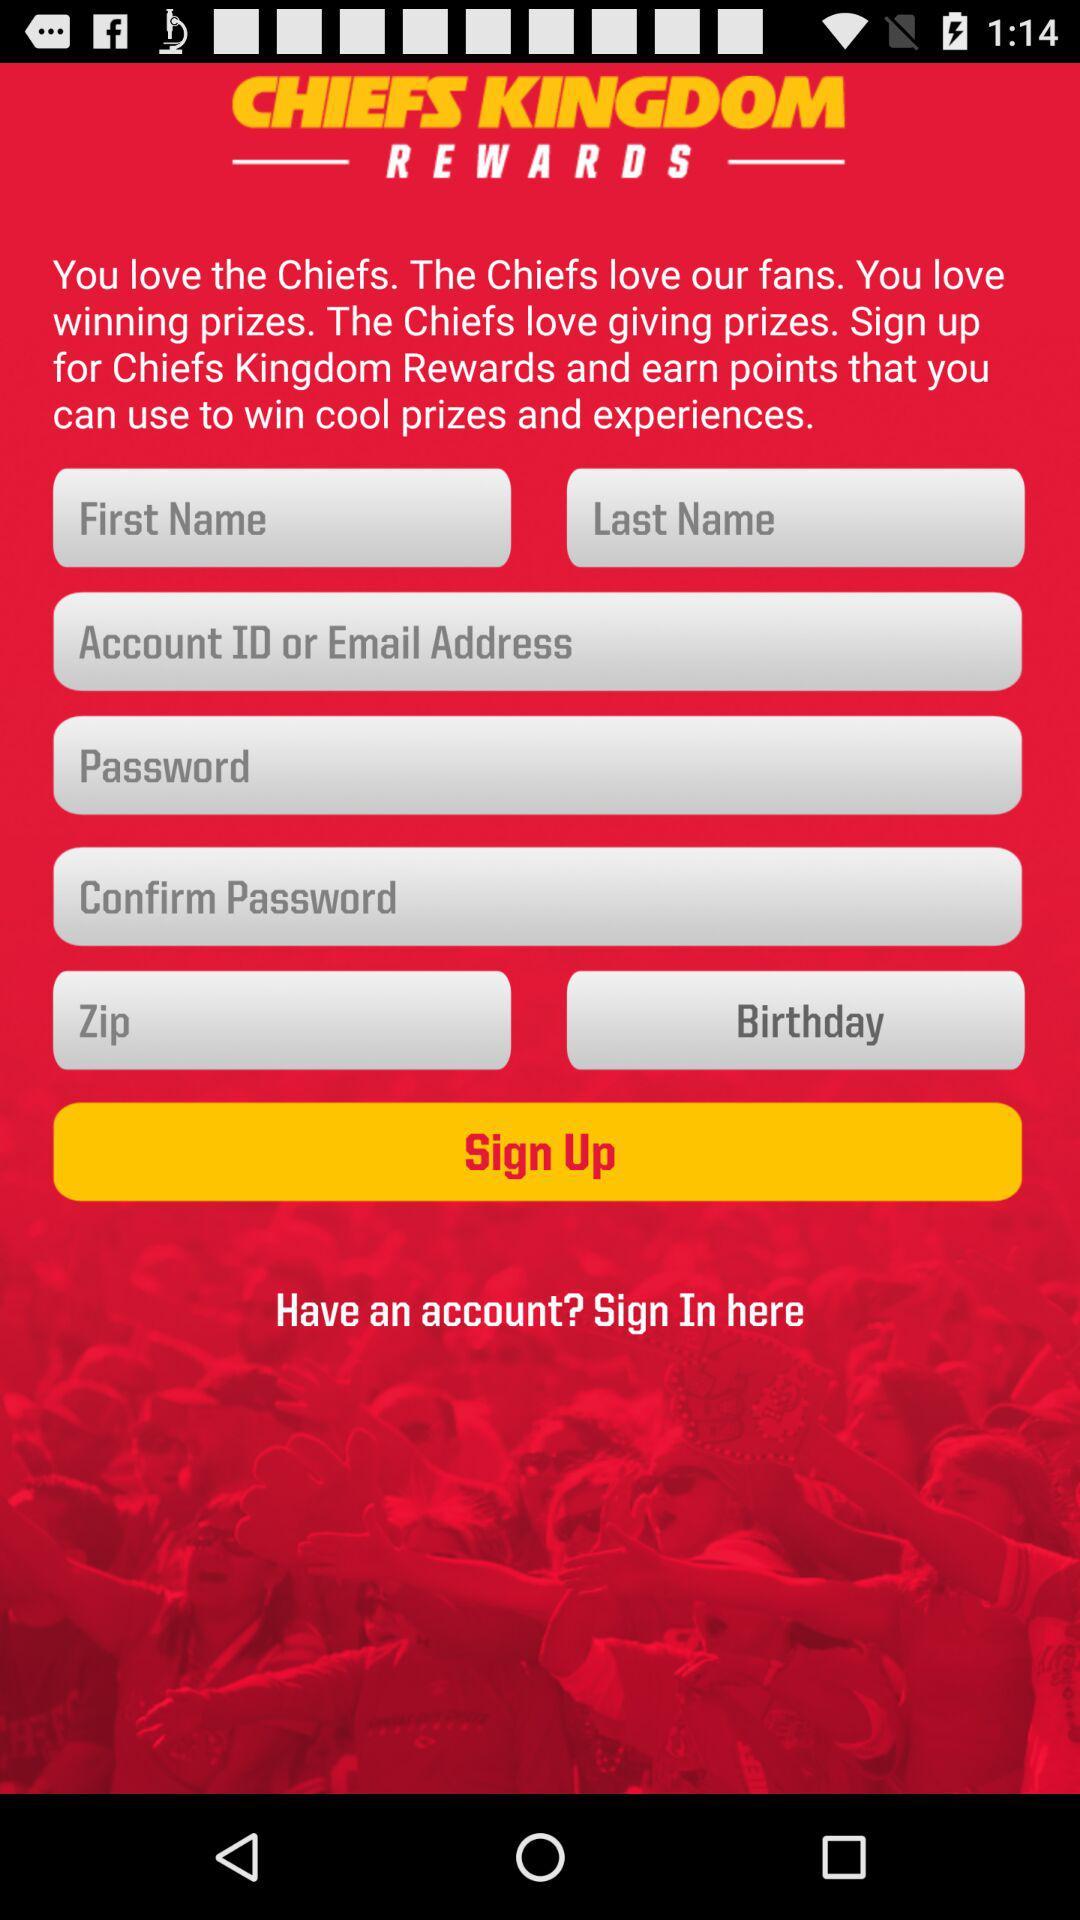 The height and width of the screenshot is (1920, 1080). What do you see at coordinates (540, 896) in the screenshot?
I see `password entry` at bounding box center [540, 896].